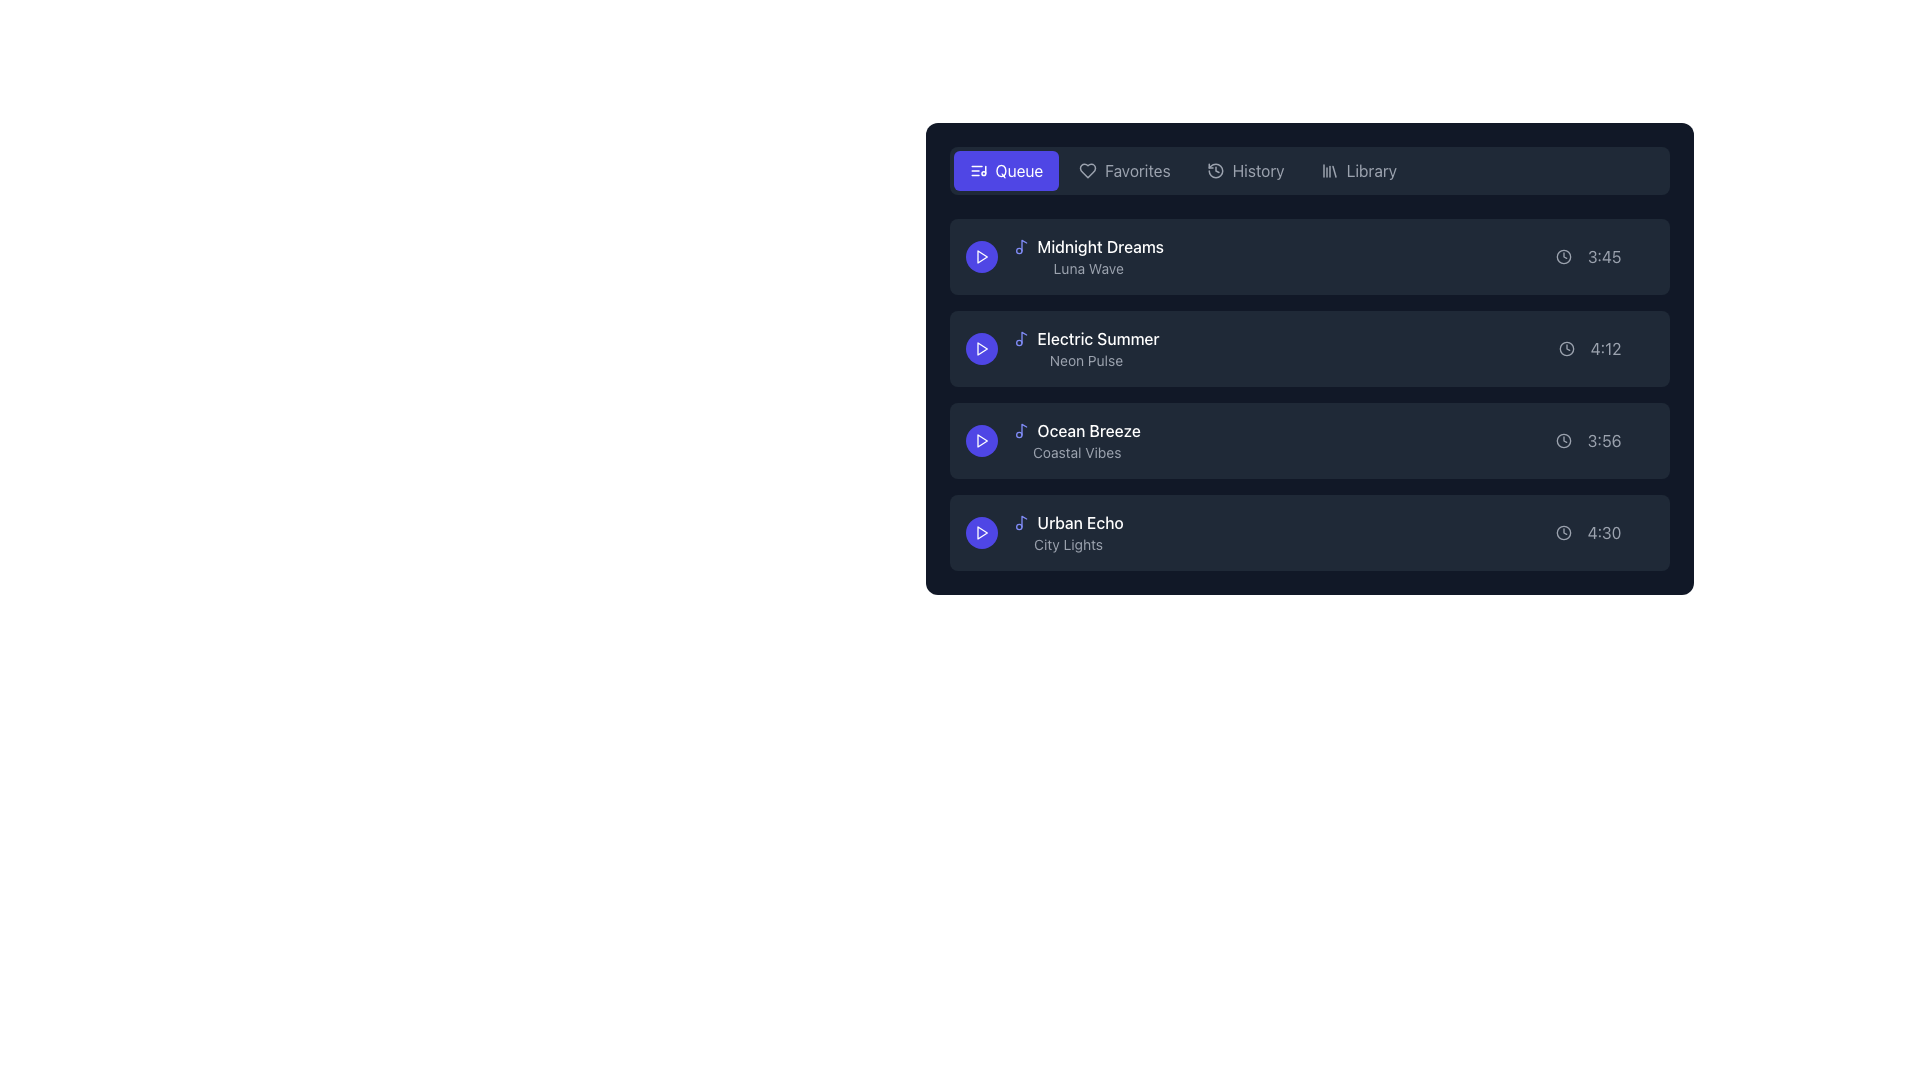 The image size is (1920, 1080). What do you see at coordinates (1076, 452) in the screenshot?
I see `the 'Coastal Vibes' text label, which is styled in gray and located beneath 'Ocean Breeze' in the track list, to associate its meaning with the corresponding track` at bounding box center [1076, 452].